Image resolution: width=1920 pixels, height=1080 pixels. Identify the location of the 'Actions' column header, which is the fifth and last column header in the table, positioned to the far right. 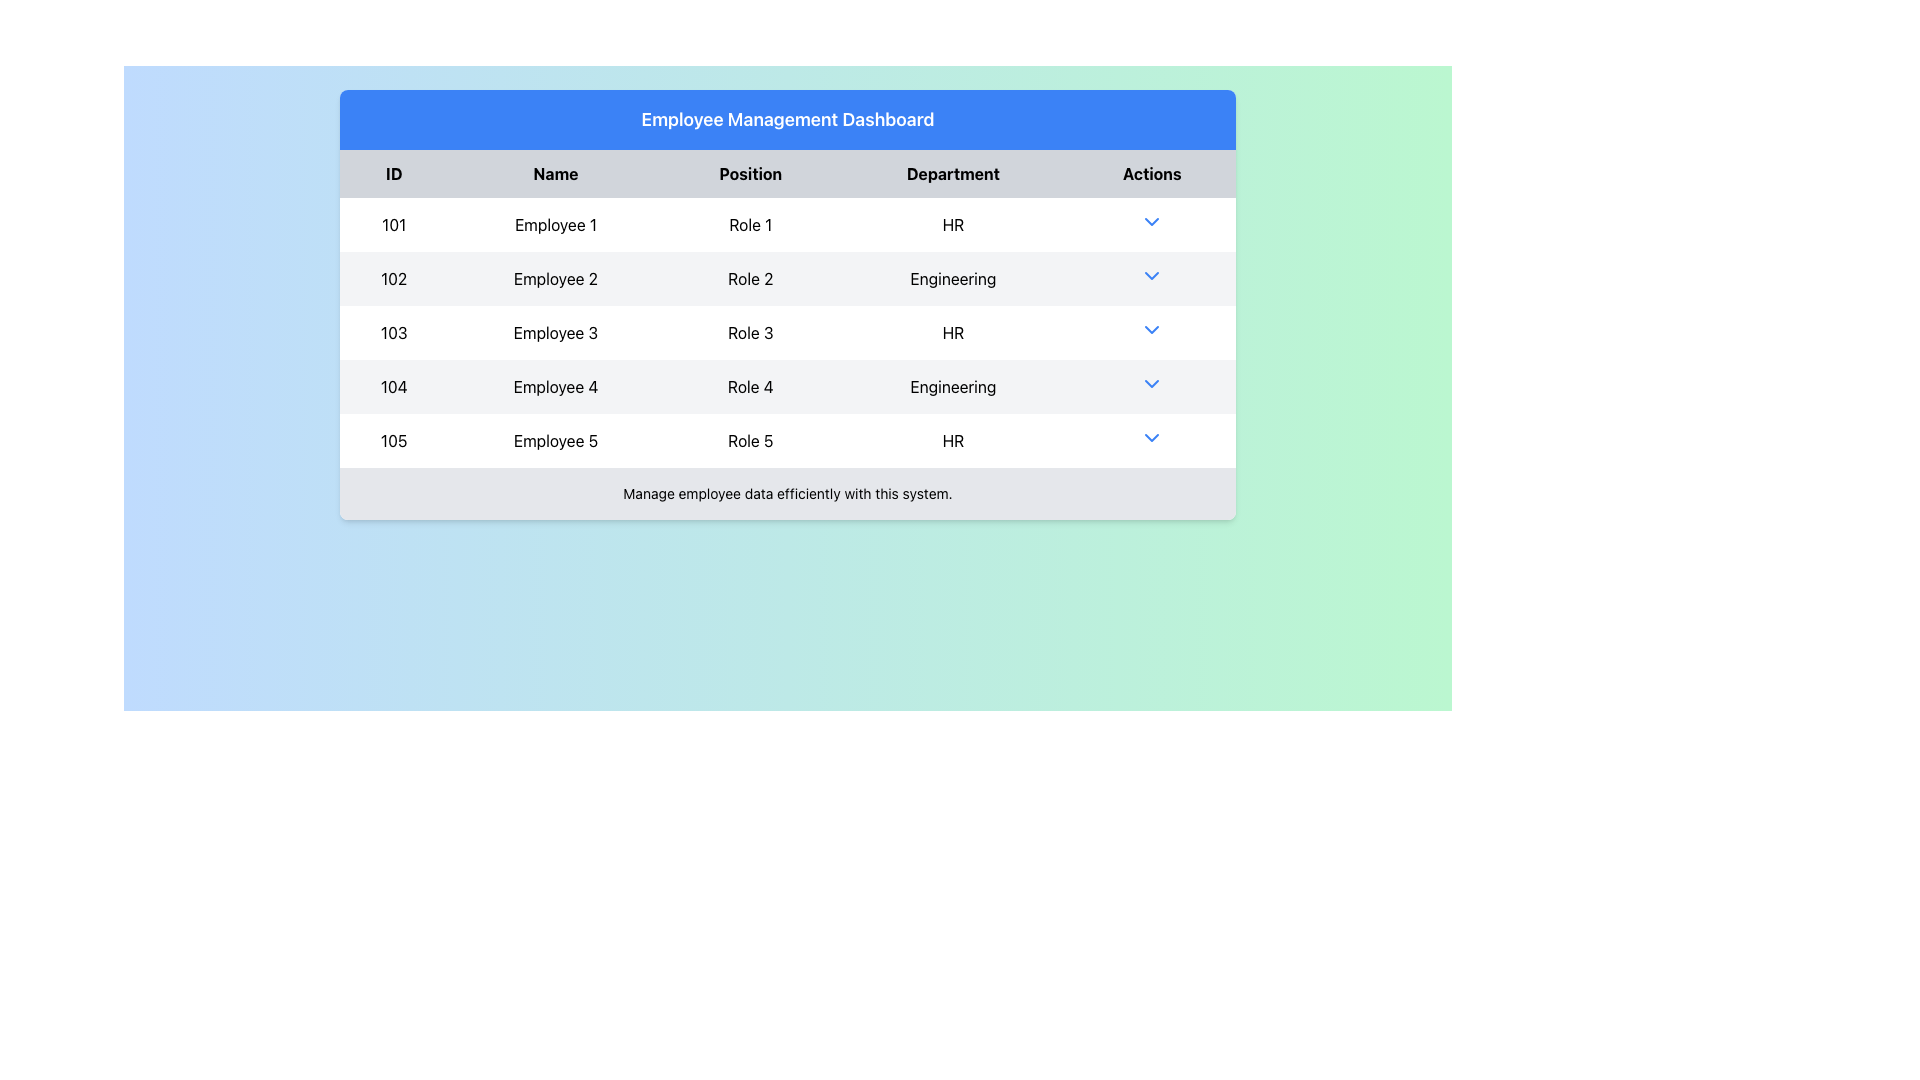
(1152, 172).